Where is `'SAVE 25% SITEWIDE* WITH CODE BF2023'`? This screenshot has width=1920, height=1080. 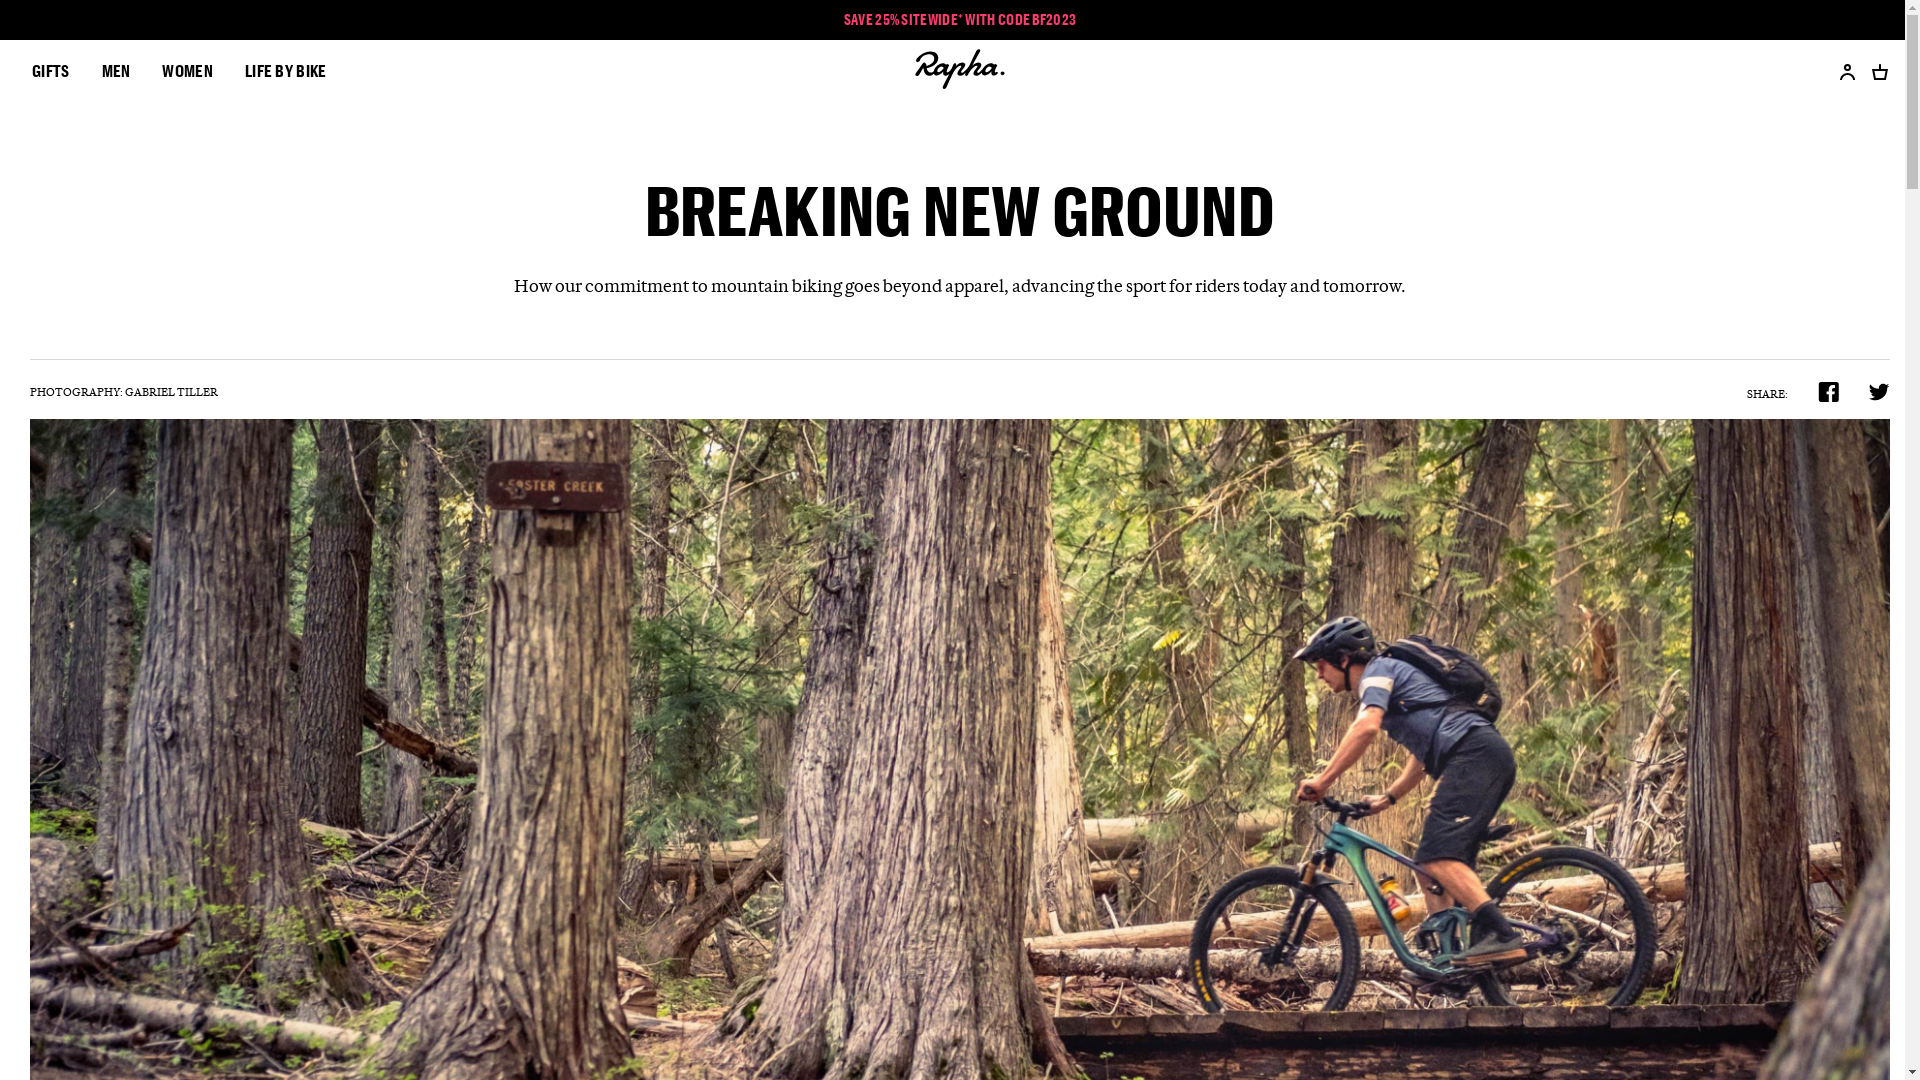
'SAVE 25% SITEWIDE* WITH CODE BF2023' is located at coordinates (960, 19).